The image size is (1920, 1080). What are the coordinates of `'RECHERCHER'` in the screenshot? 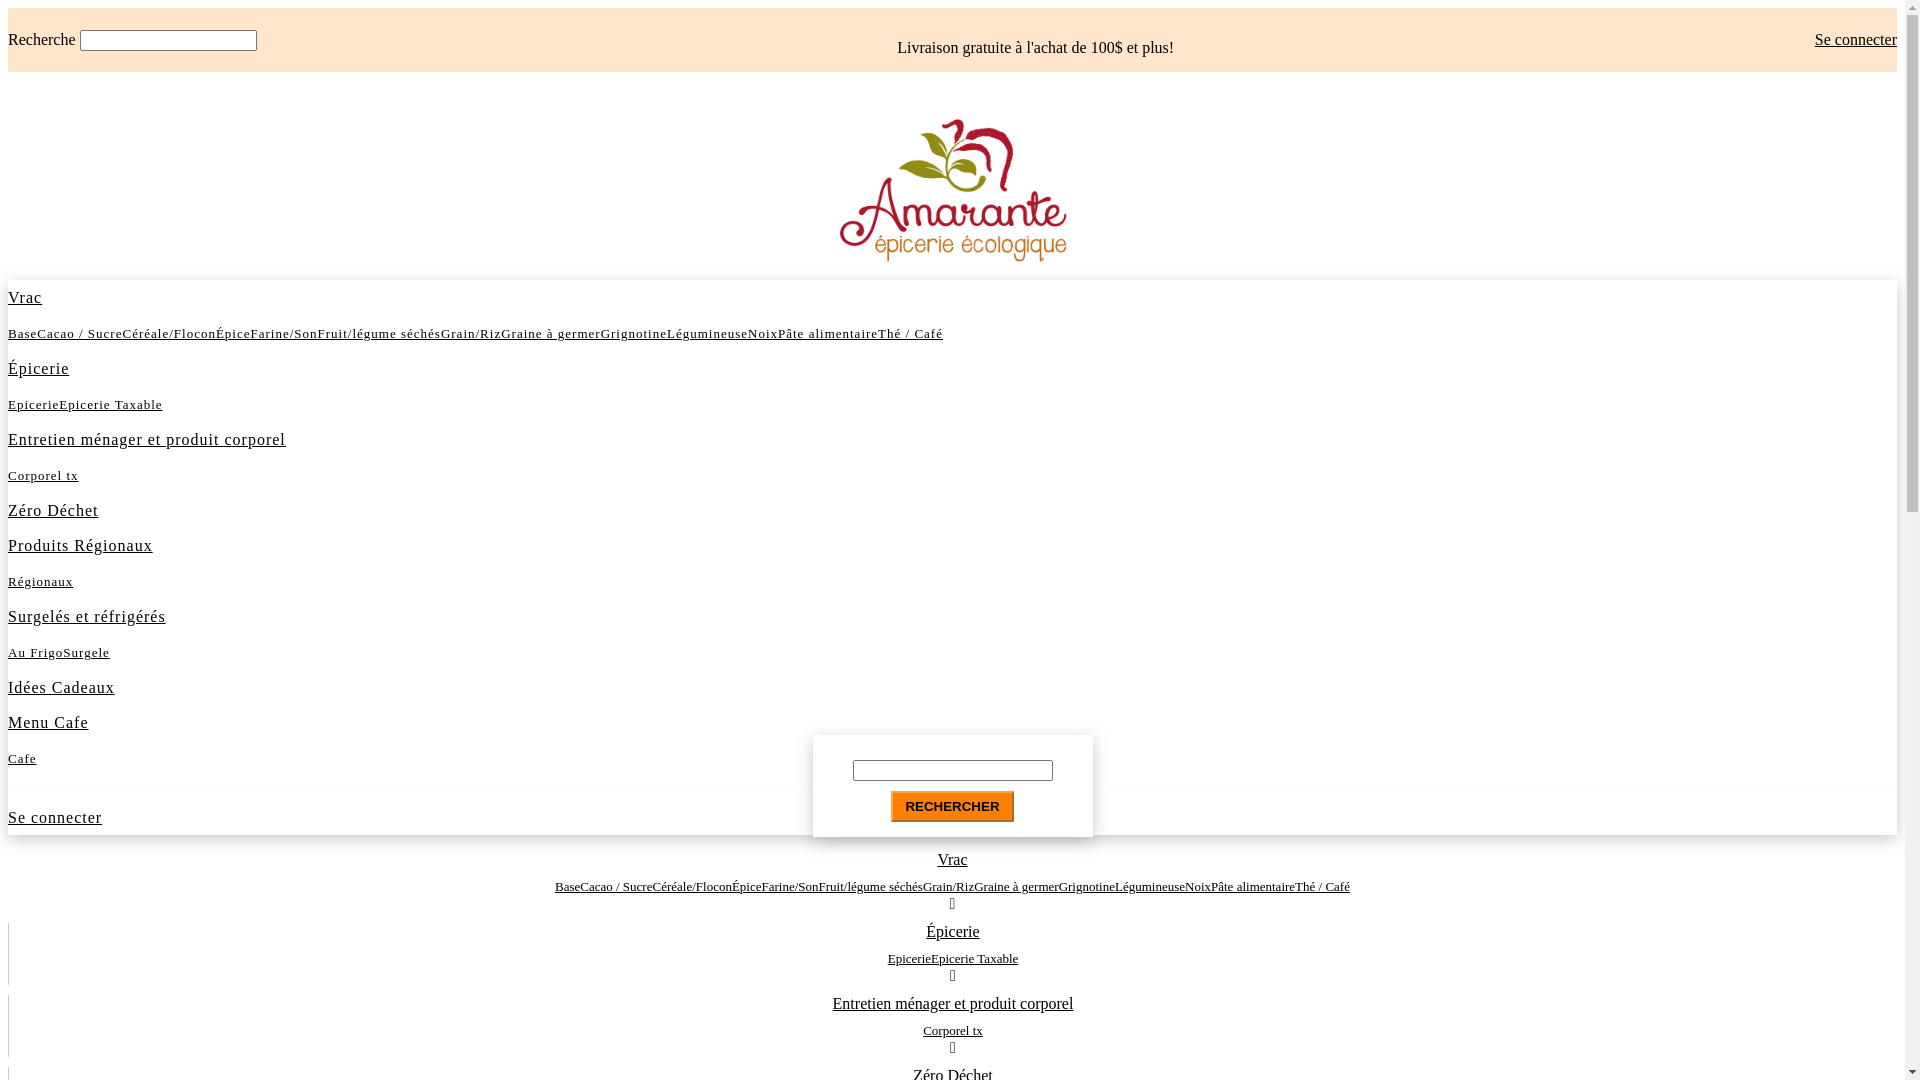 It's located at (950, 805).